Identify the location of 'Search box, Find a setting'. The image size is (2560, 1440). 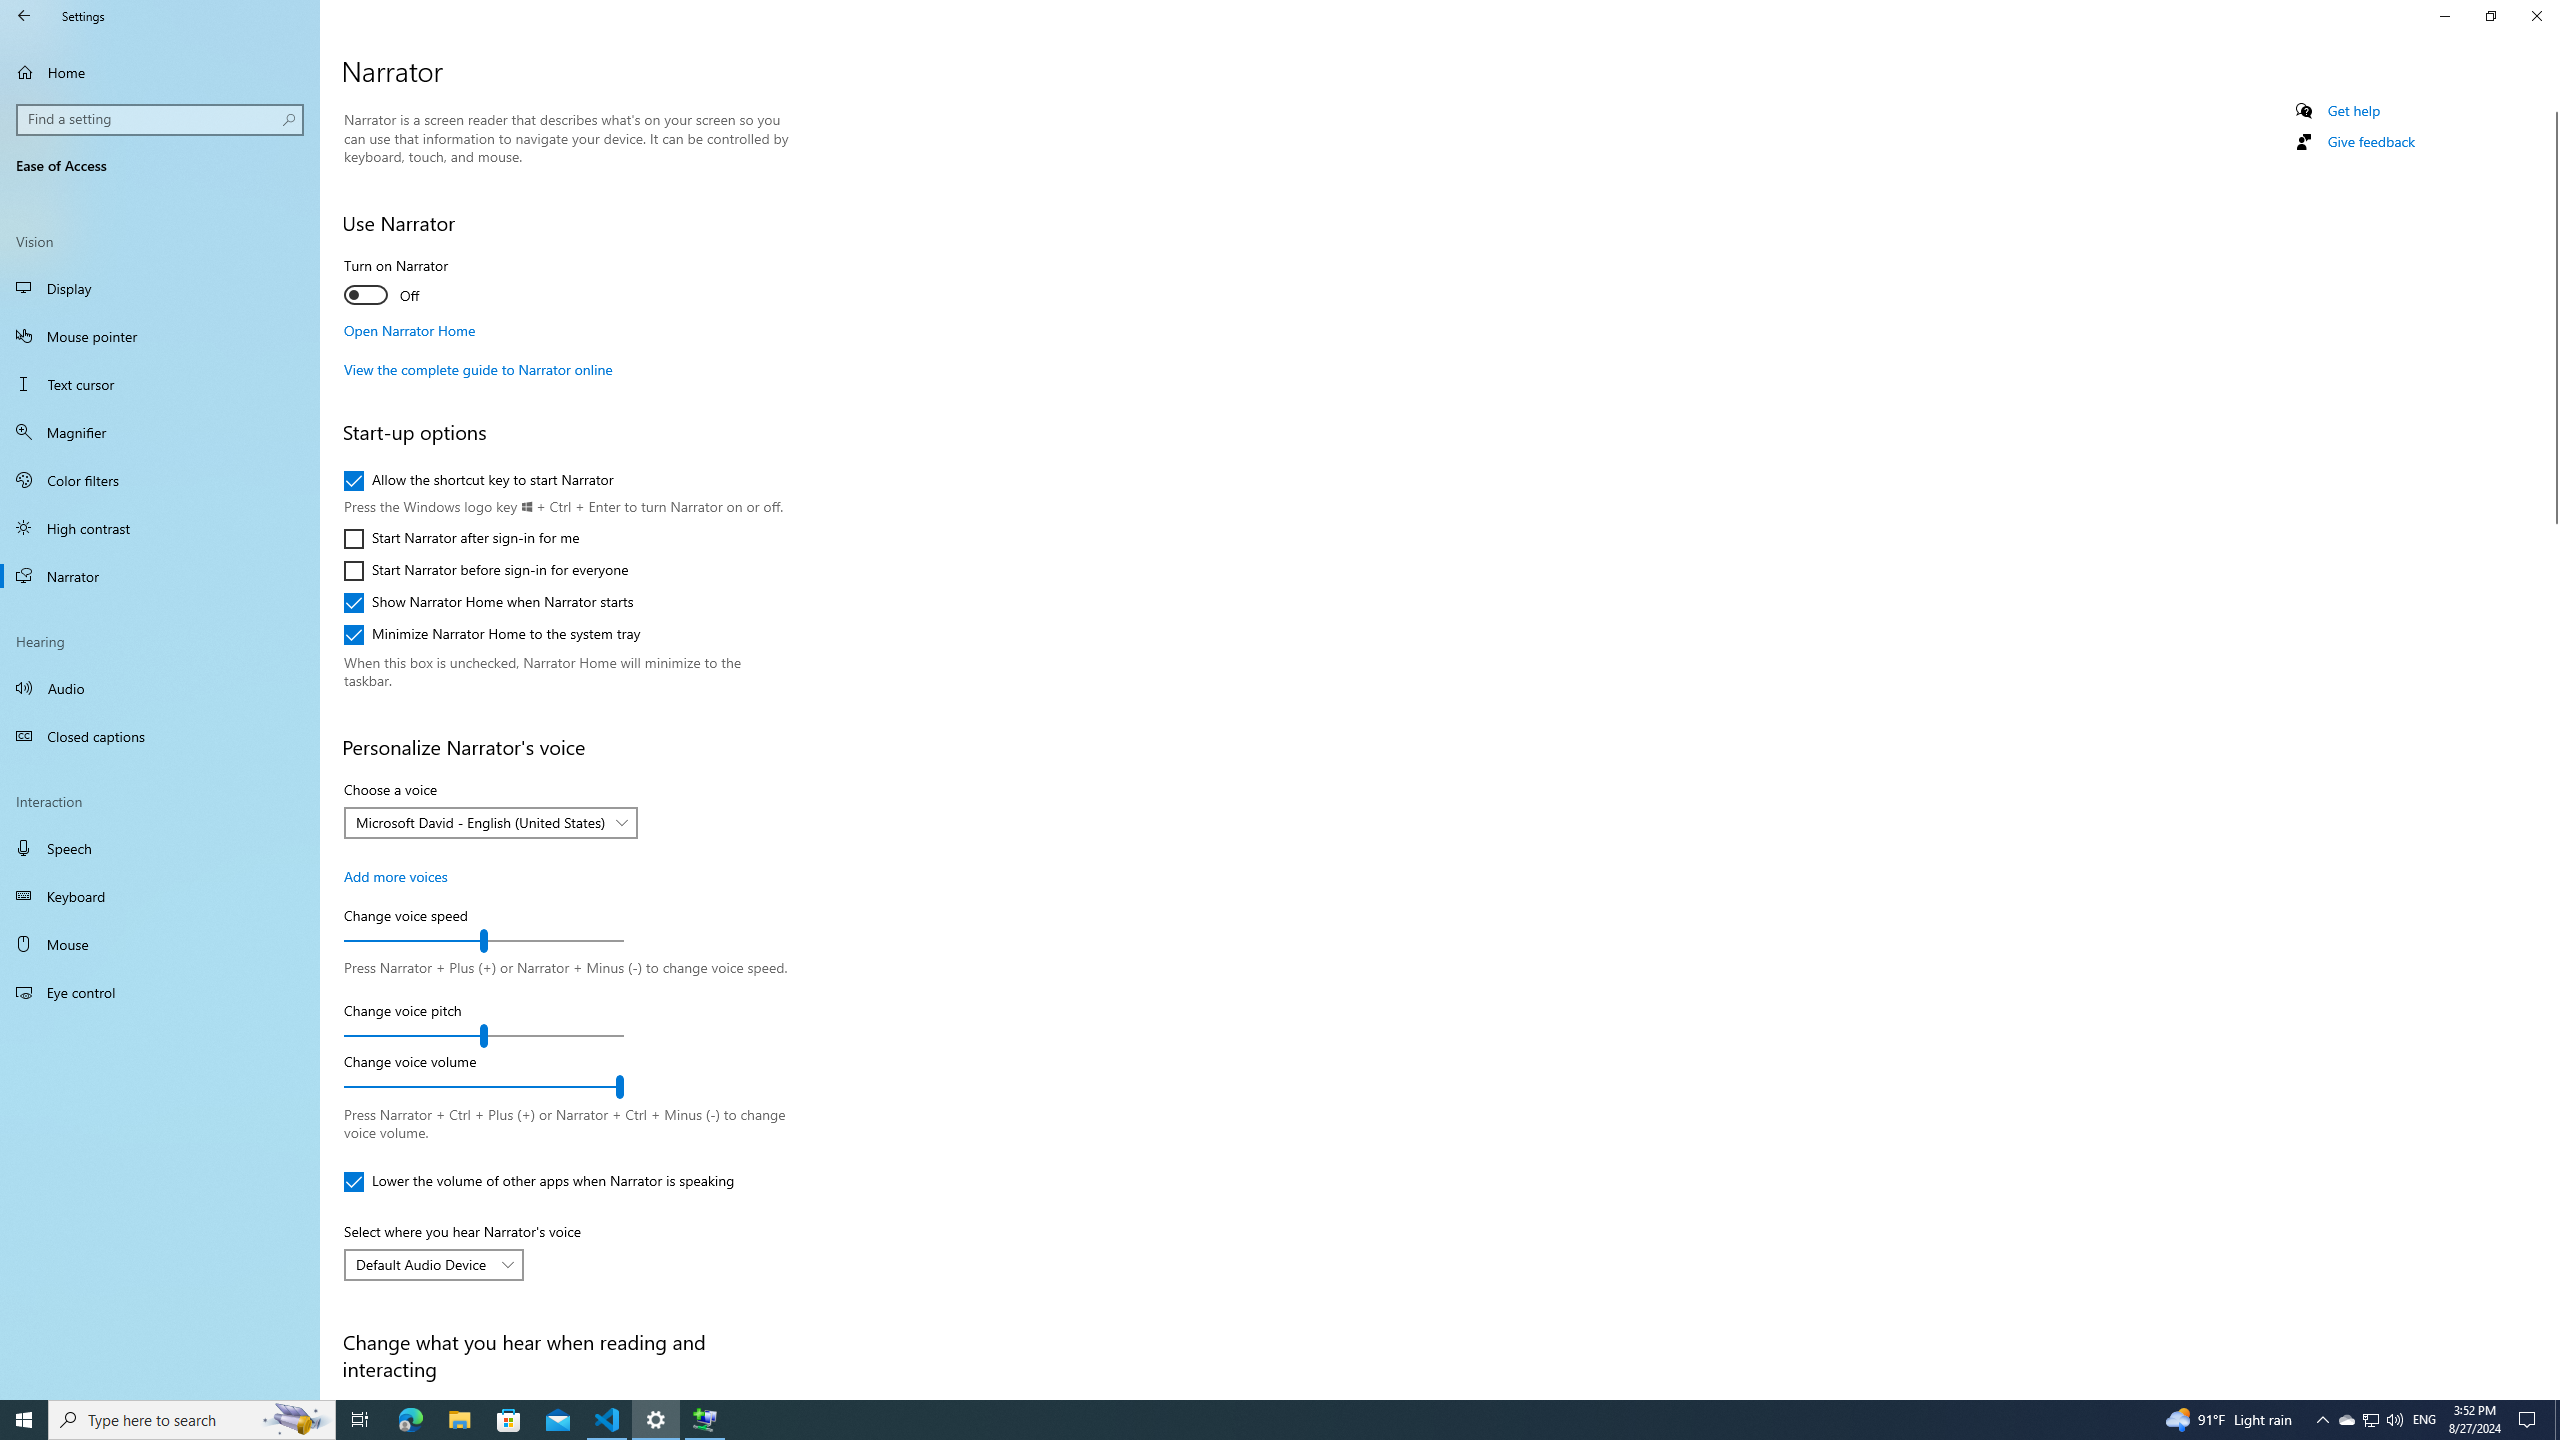
(160, 118).